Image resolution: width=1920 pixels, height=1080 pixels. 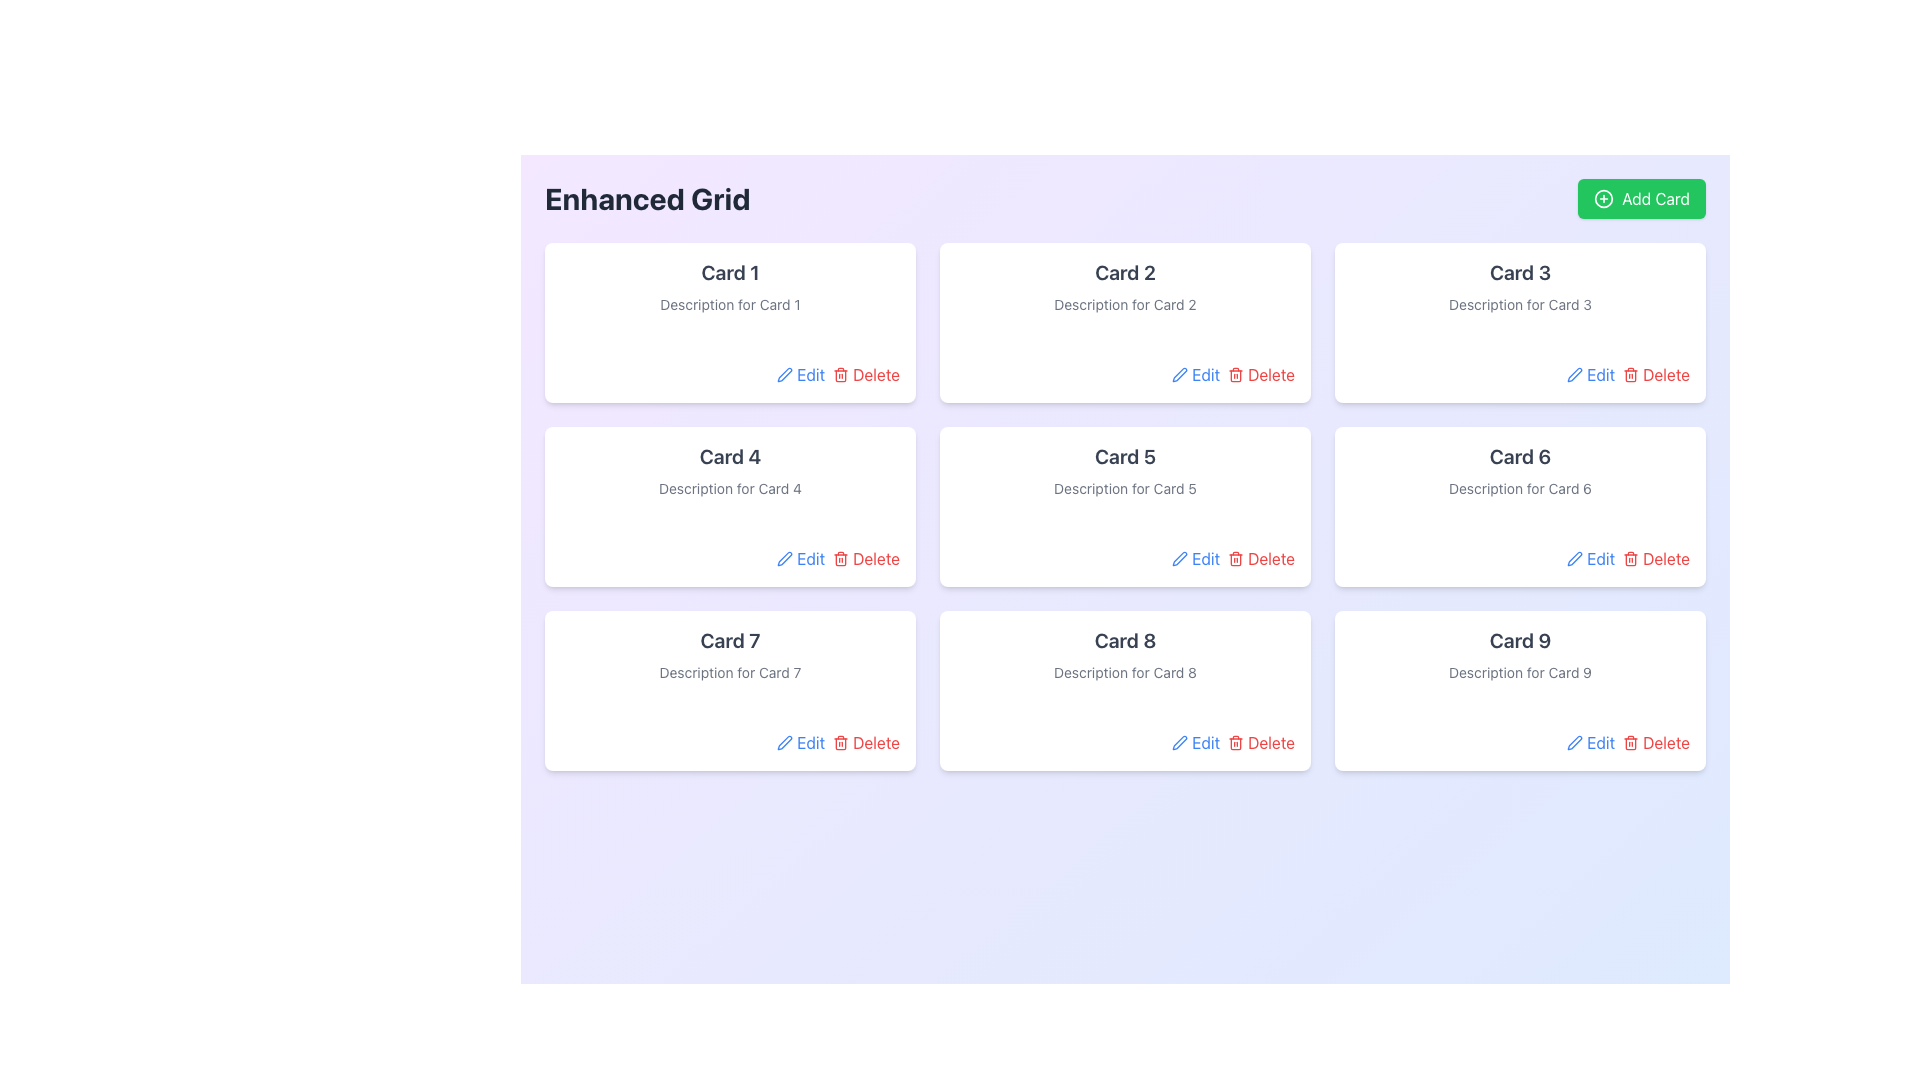 I want to click on the 'Edit' hyperlink styled as a button, which is blue-colored and features a pen icon, located in the 'Card 5' section of the grid layout, so click(x=1196, y=559).